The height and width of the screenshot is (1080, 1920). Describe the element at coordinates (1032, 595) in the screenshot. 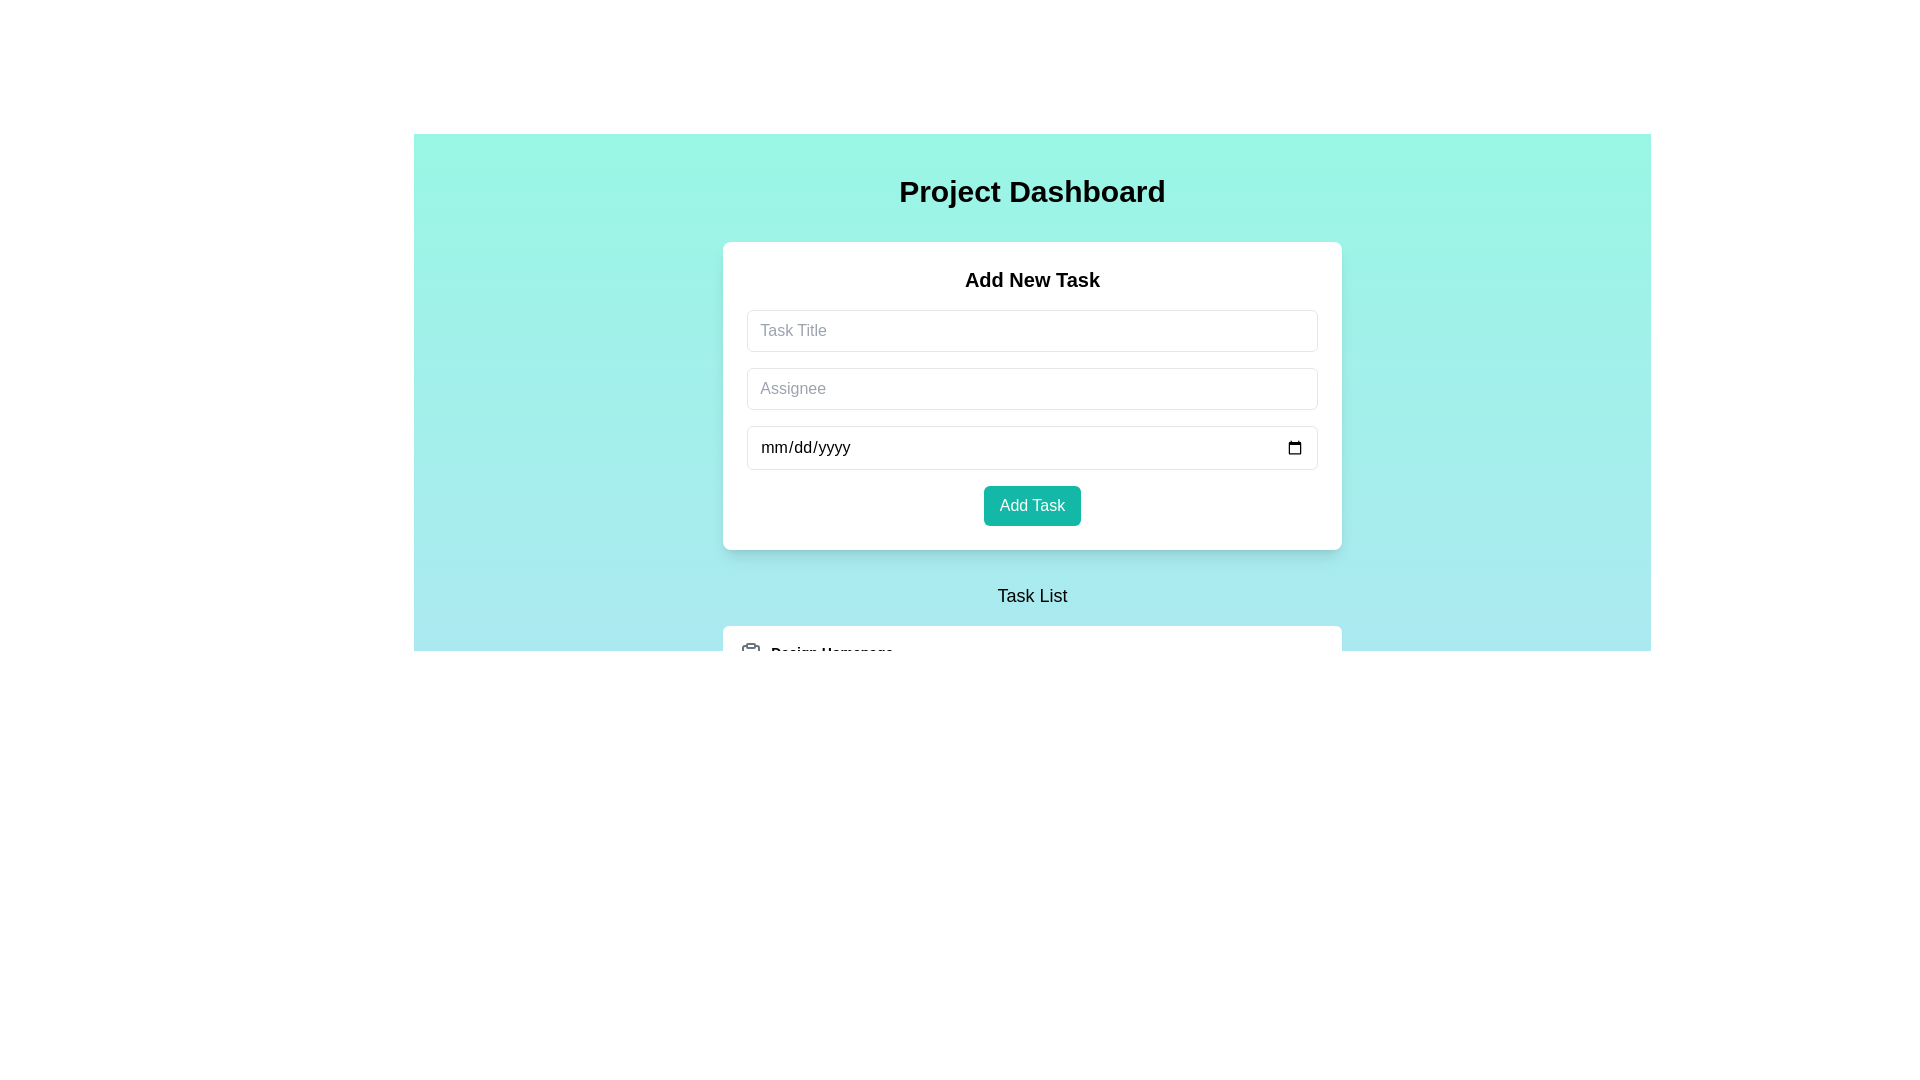

I see `text header displaying 'Task List', which is bold and larger, located below the 'Add New Task' section` at that location.